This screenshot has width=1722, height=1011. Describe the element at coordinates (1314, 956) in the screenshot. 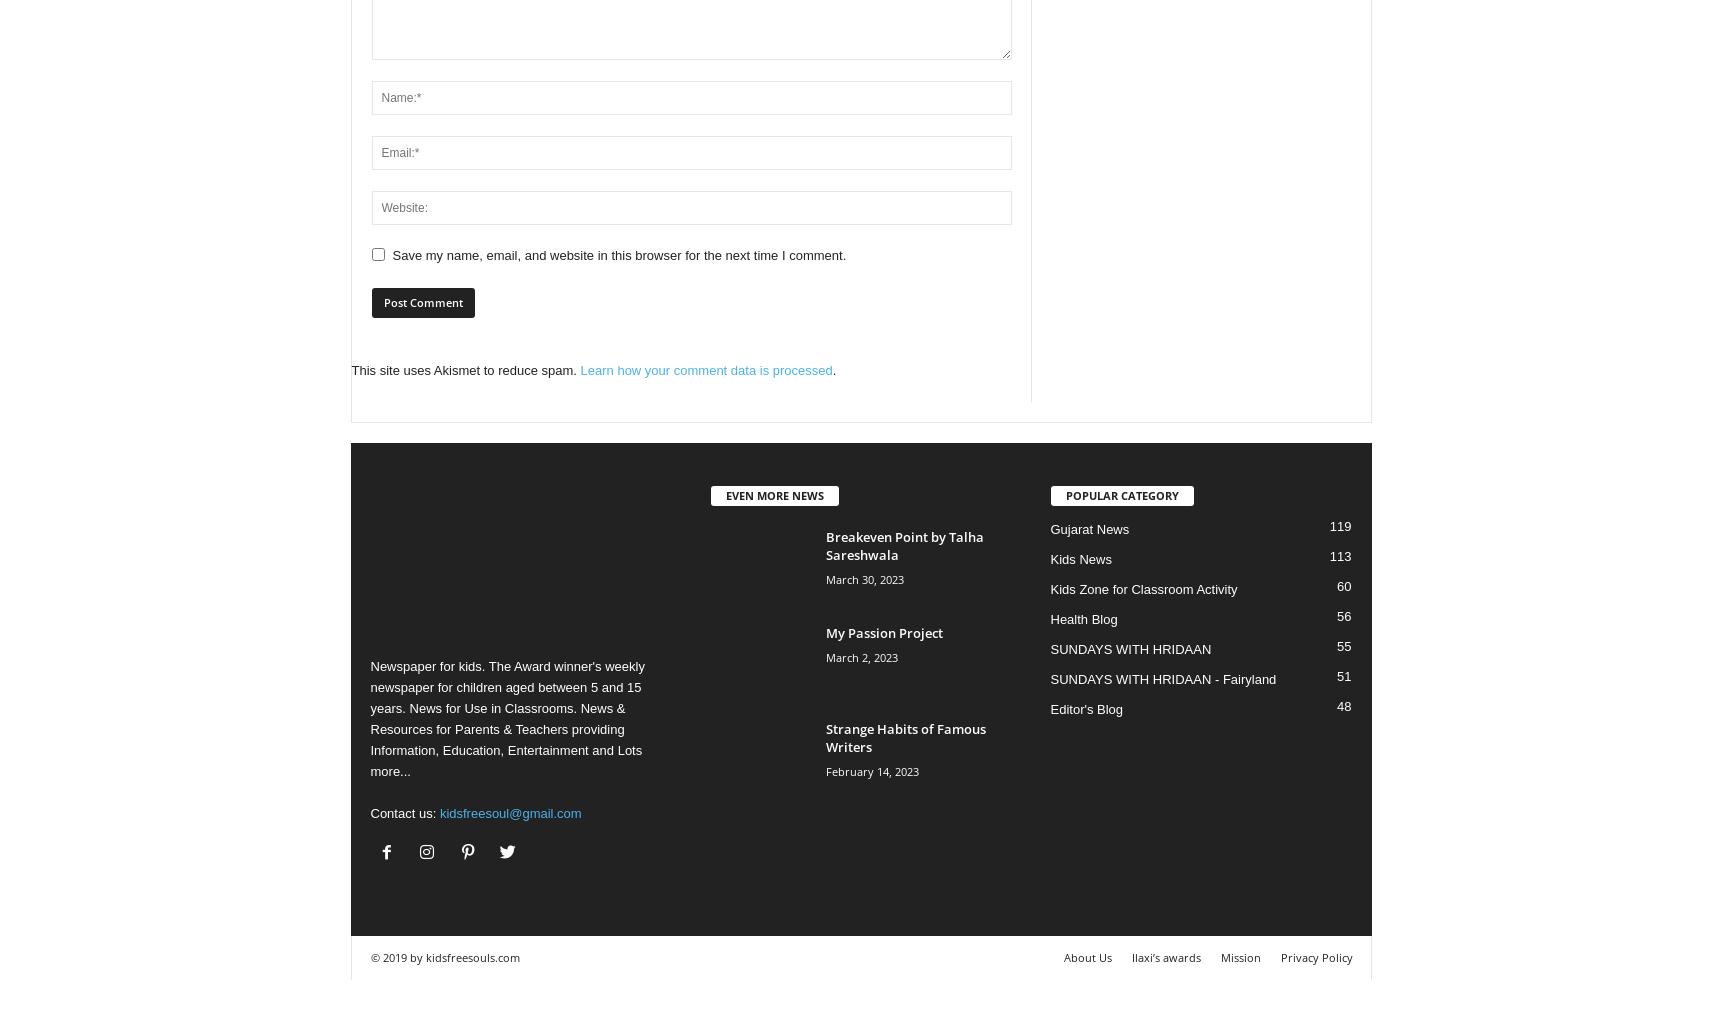

I see `'Privacy Policy'` at that location.